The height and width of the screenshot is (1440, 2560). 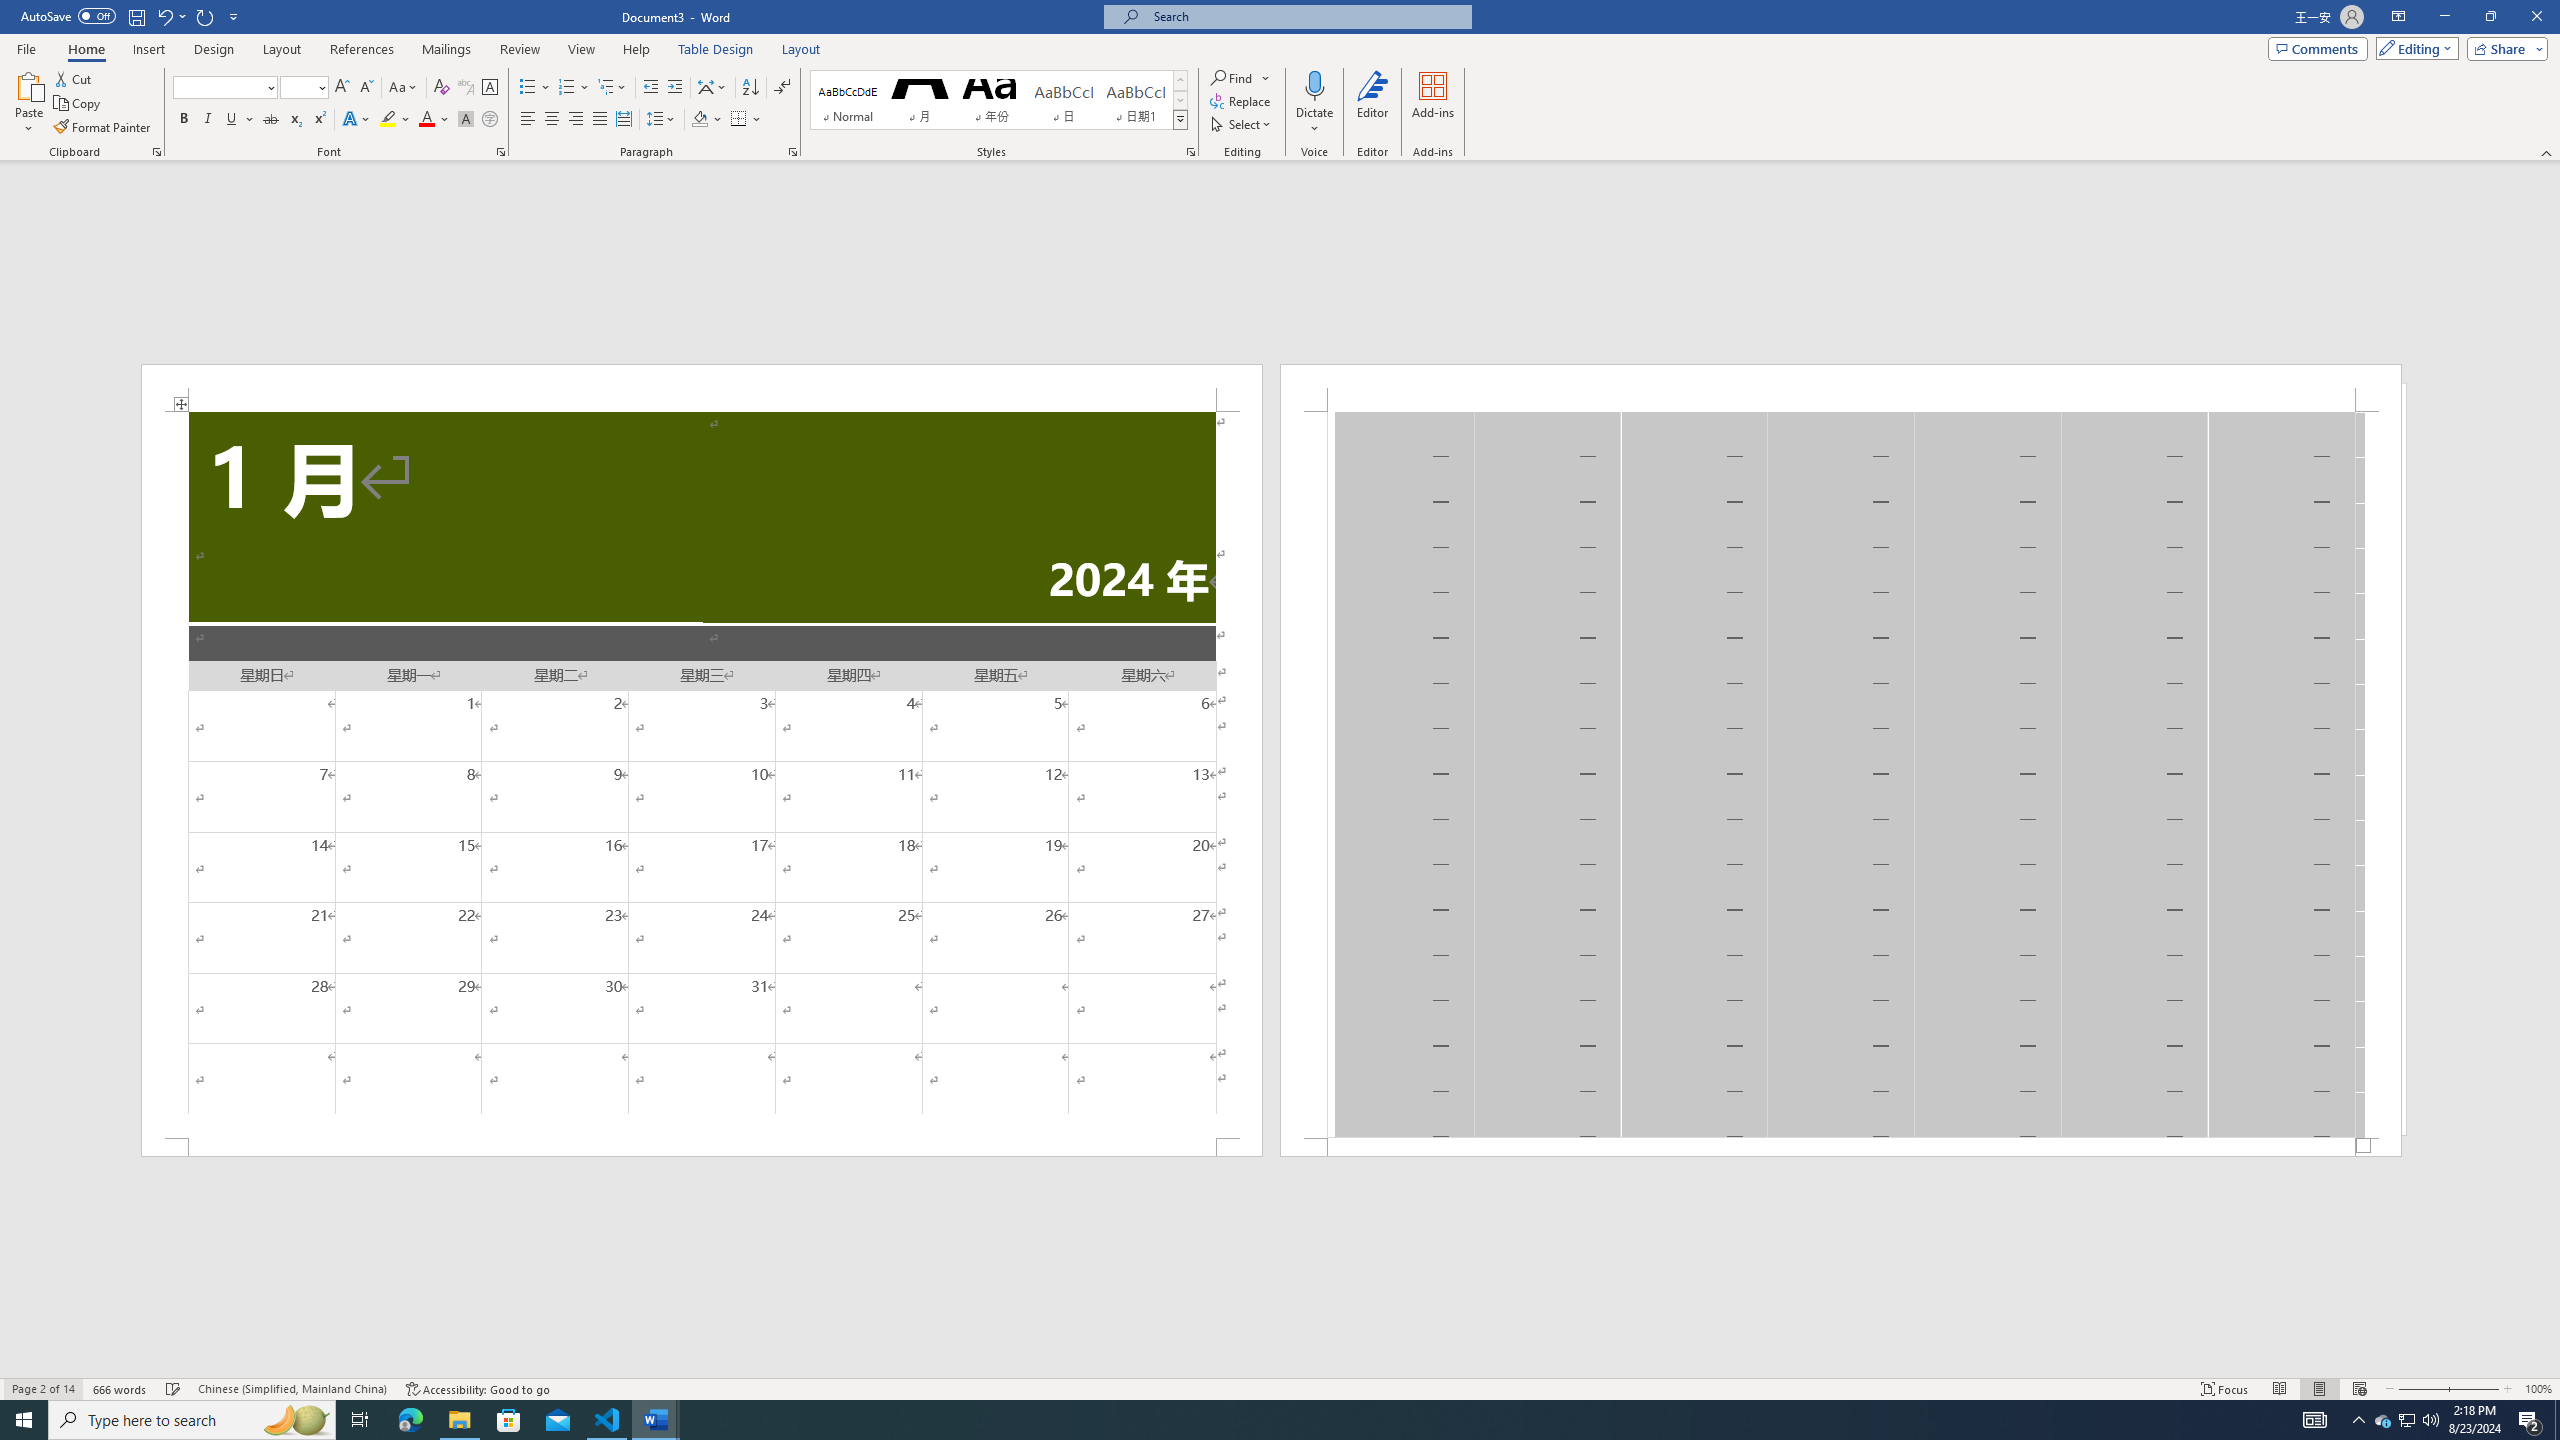 I want to click on 'Enclose Characters...', so click(x=489, y=118).